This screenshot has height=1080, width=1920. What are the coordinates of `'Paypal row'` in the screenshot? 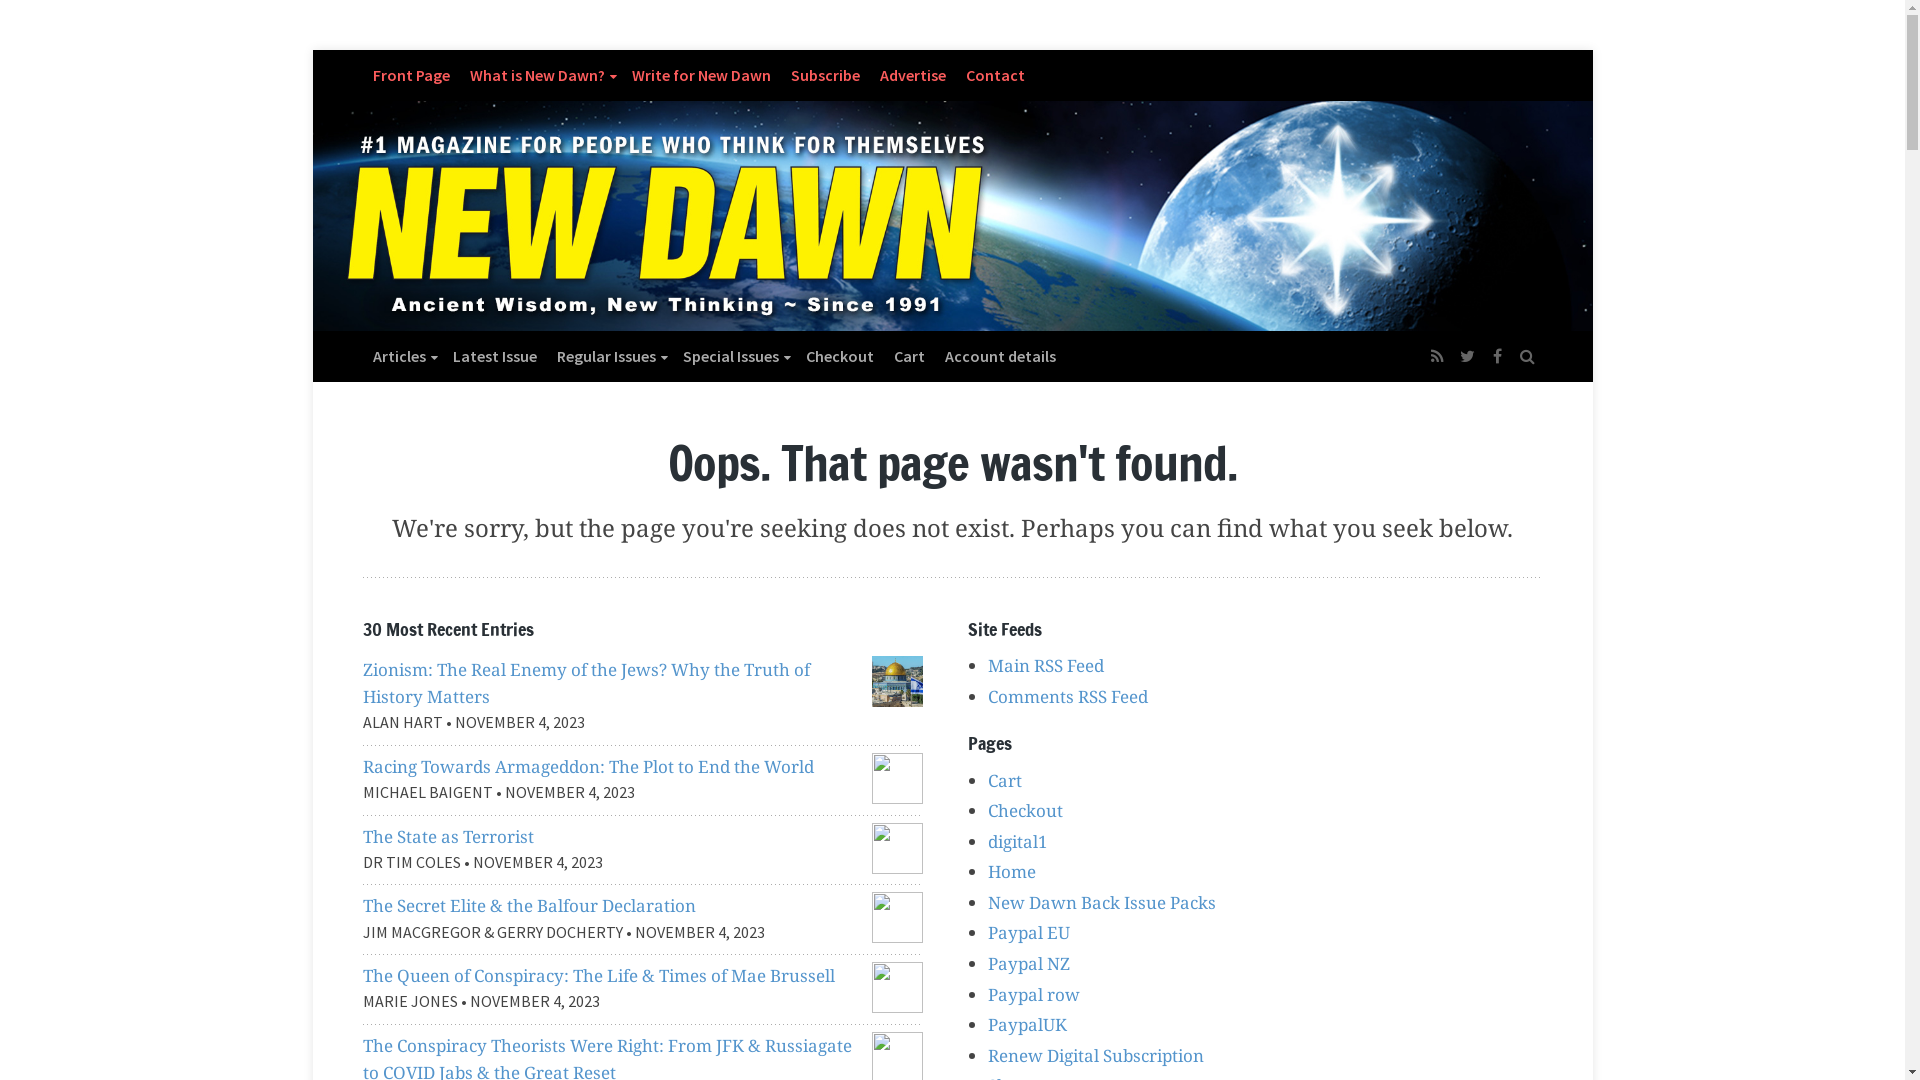 It's located at (1033, 994).